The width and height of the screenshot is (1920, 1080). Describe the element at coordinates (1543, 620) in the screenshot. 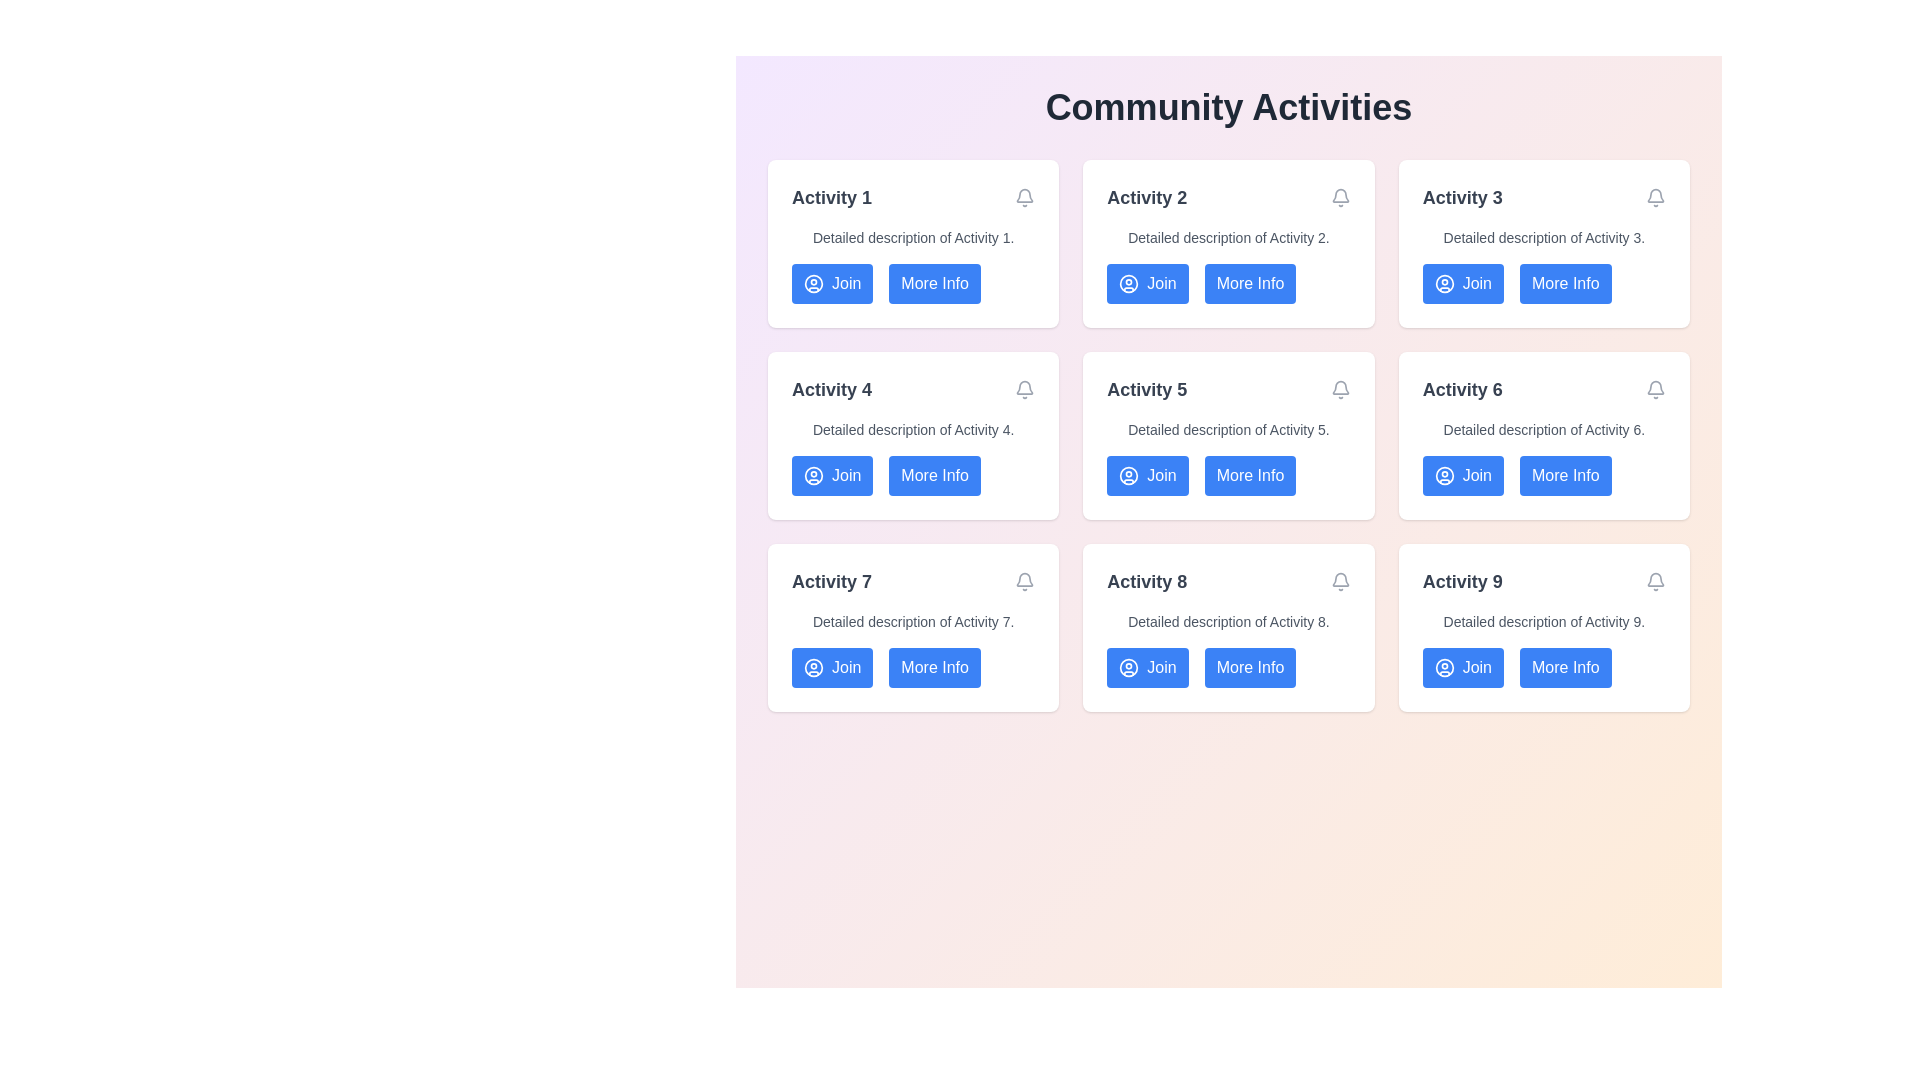

I see `the static text label providing details about 'Activity 9', located directly below its title and above the 'Join' and 'More Info' buttons` at that location.